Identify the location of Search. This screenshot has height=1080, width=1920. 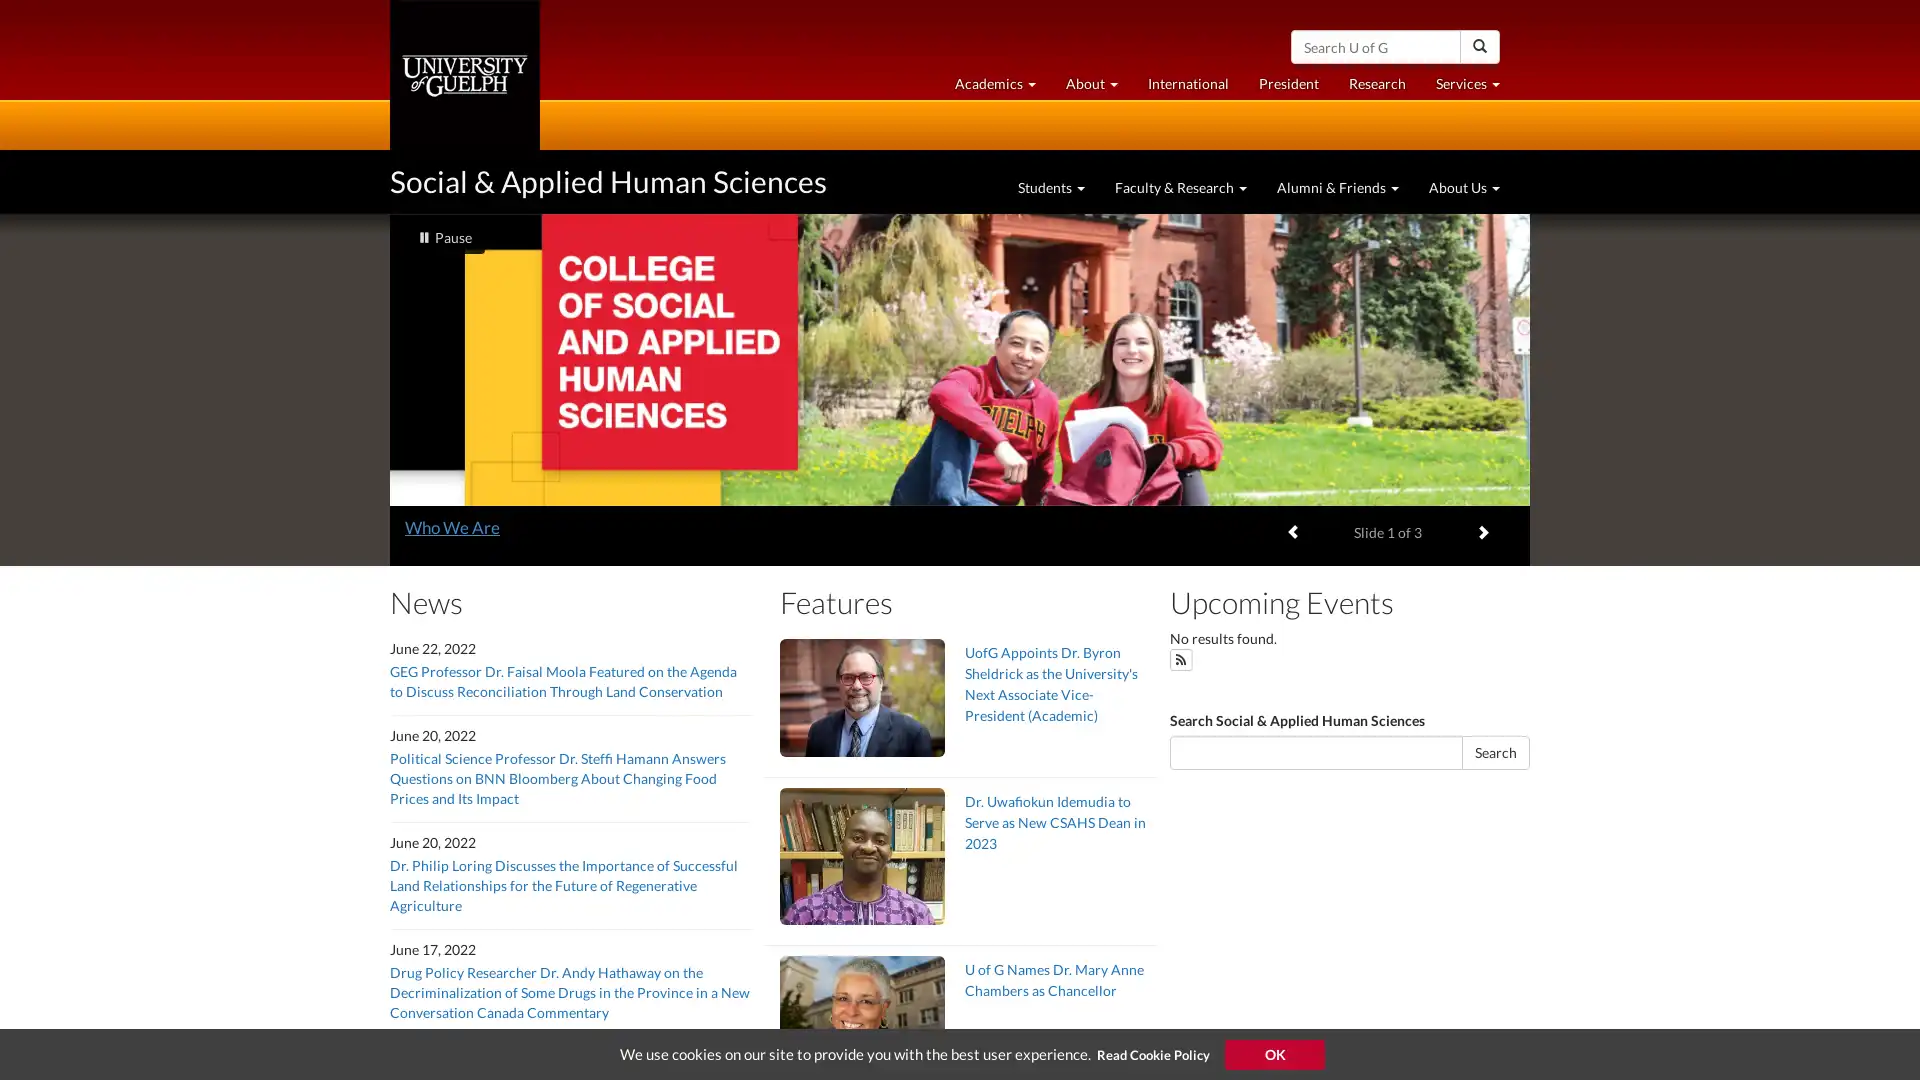
(1496, 461).